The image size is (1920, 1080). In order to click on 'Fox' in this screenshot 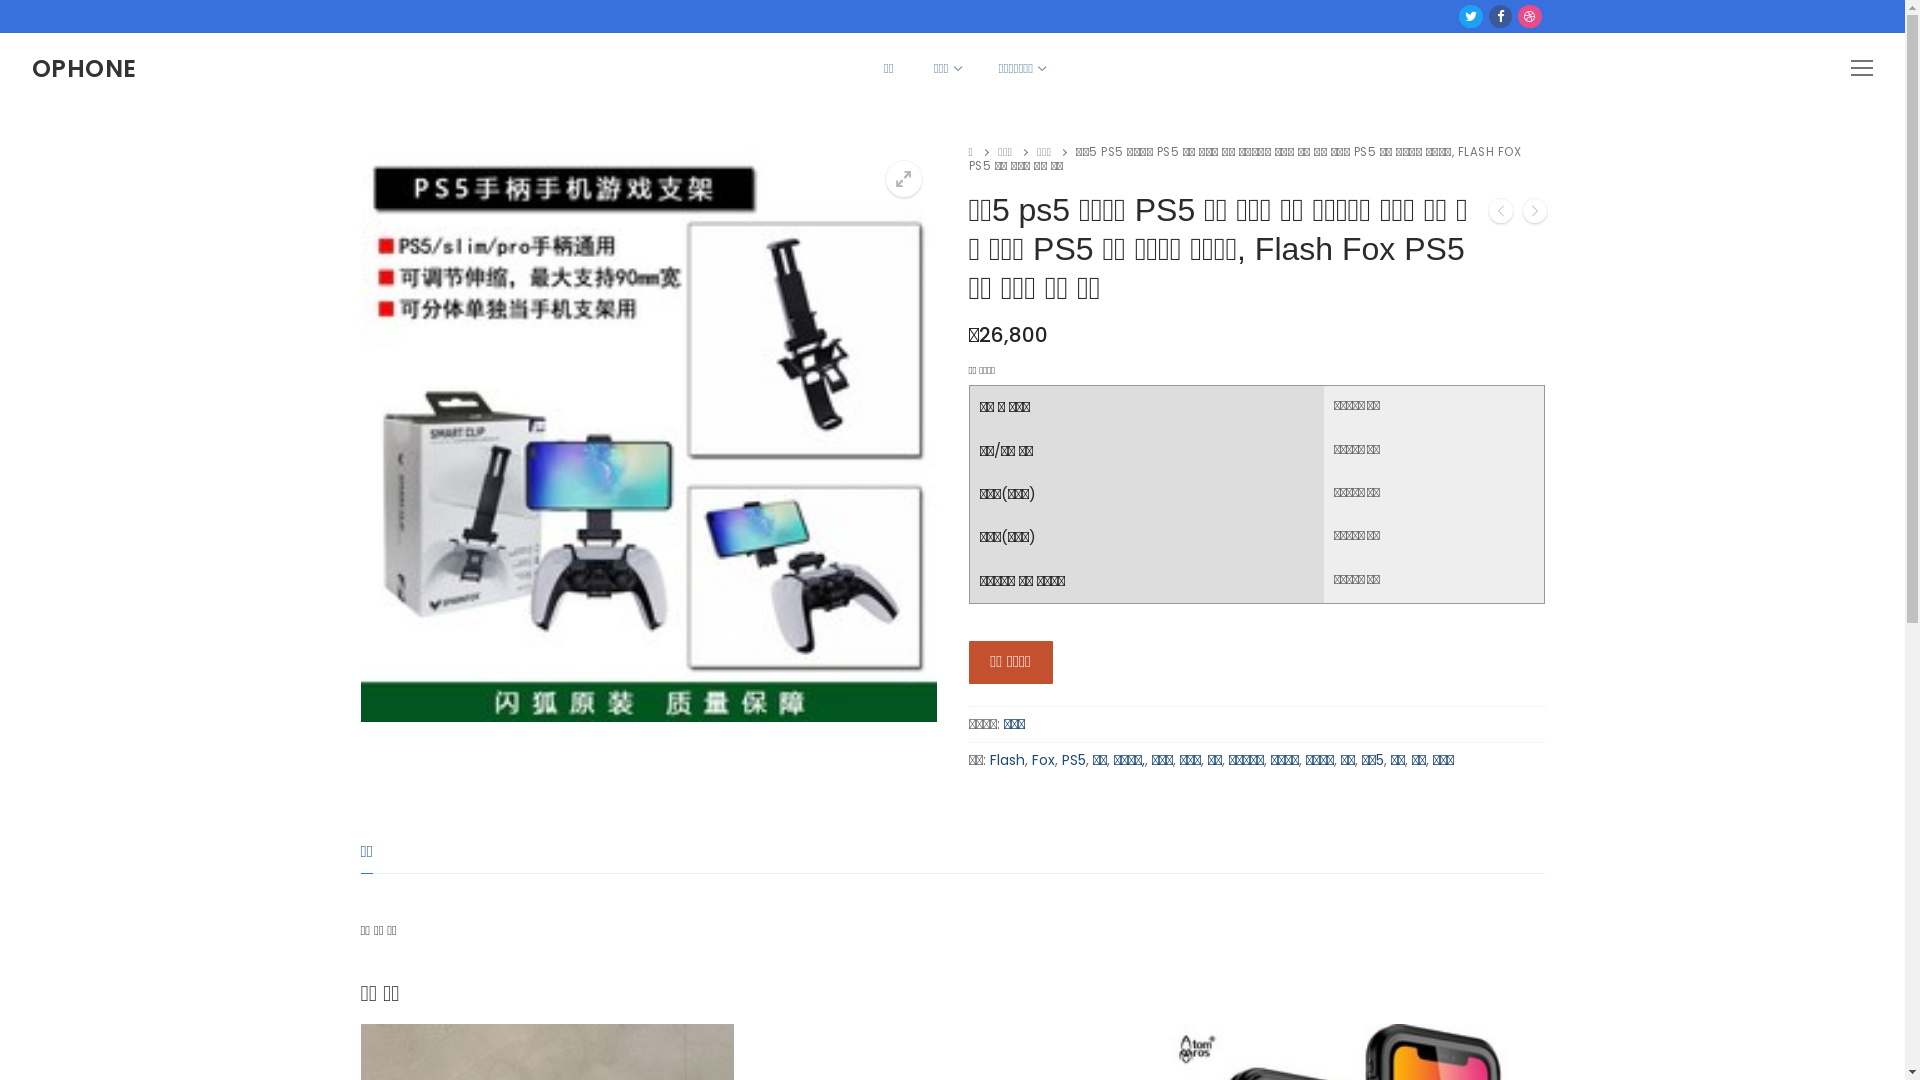, I will do `click(1032, 759)`.